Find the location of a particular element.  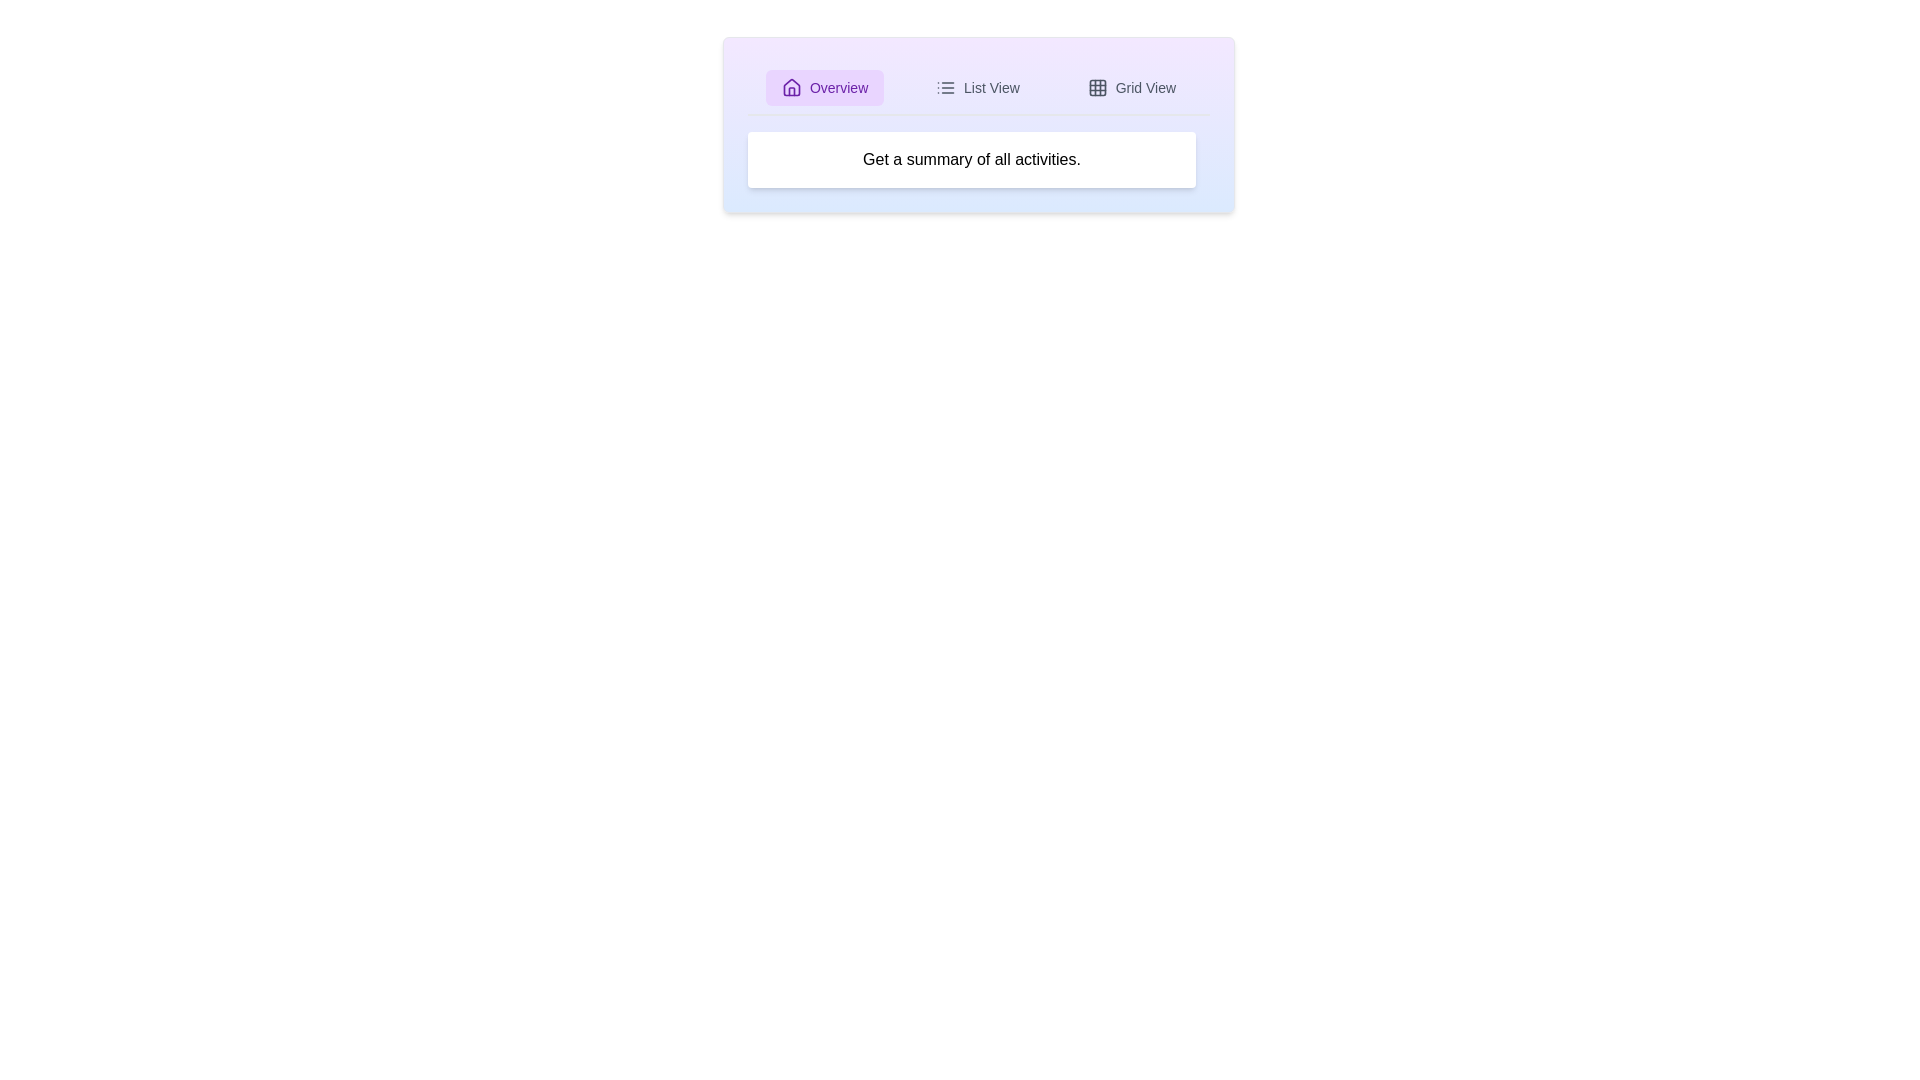

the tab Overview to observe the hover effect is located at coordinates (825, 87).